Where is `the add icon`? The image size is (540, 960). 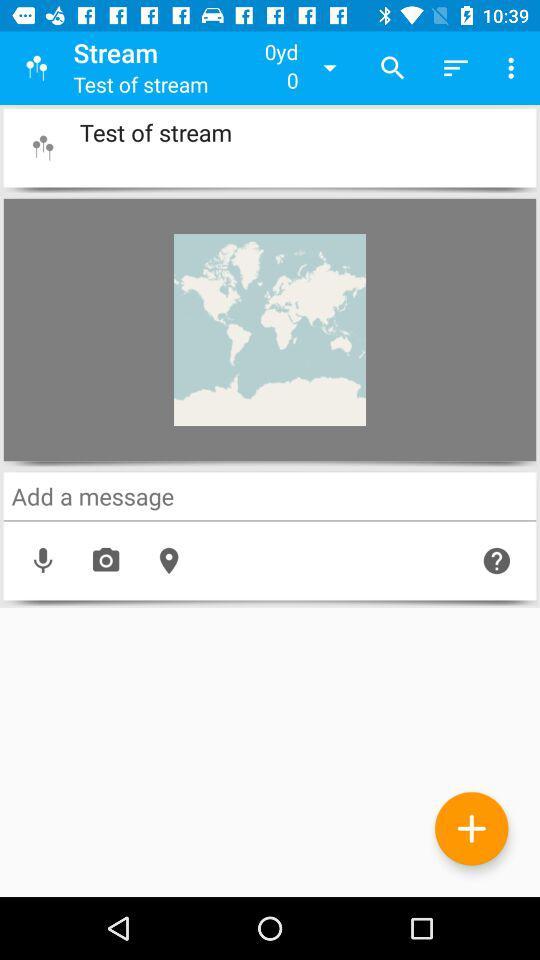 the add icon is located at coordinates (471, 828).